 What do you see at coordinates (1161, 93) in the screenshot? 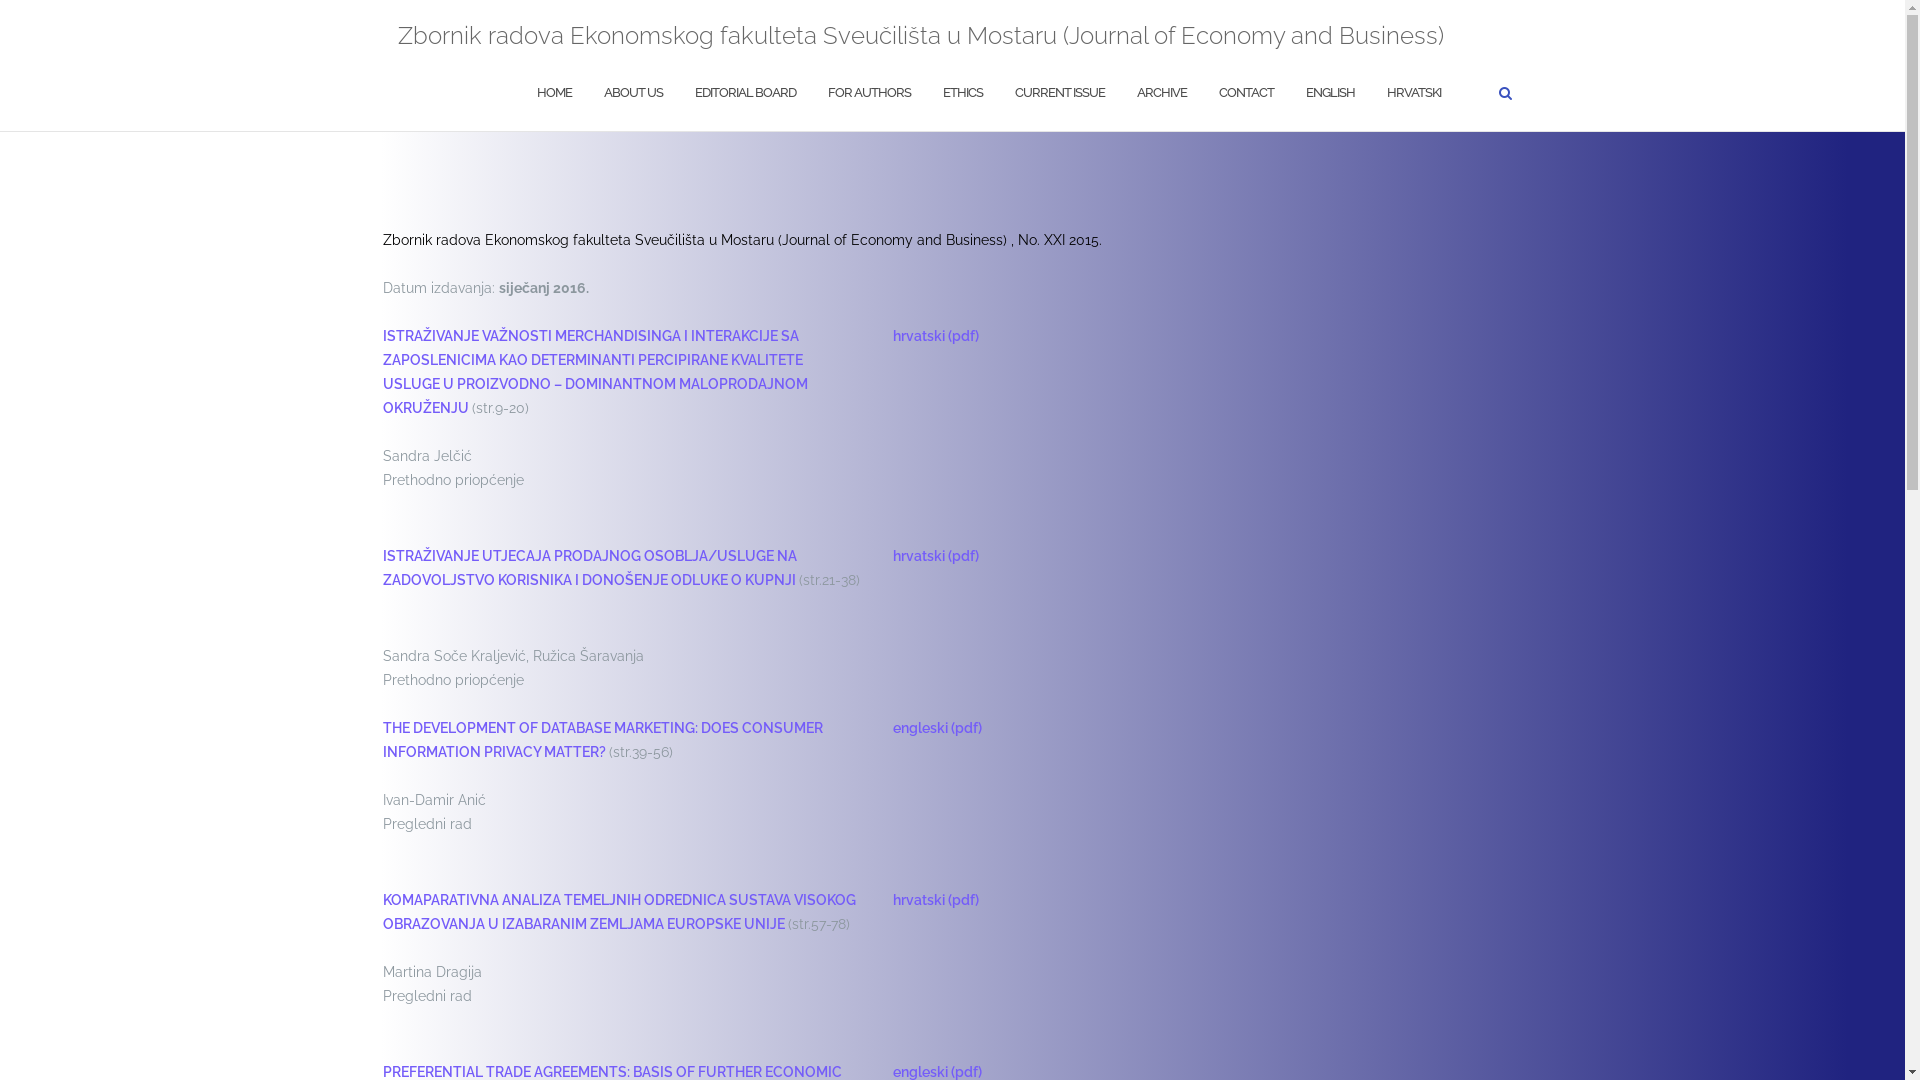
I see `'ARCHIVE'` at bounding box center [1161, 93].